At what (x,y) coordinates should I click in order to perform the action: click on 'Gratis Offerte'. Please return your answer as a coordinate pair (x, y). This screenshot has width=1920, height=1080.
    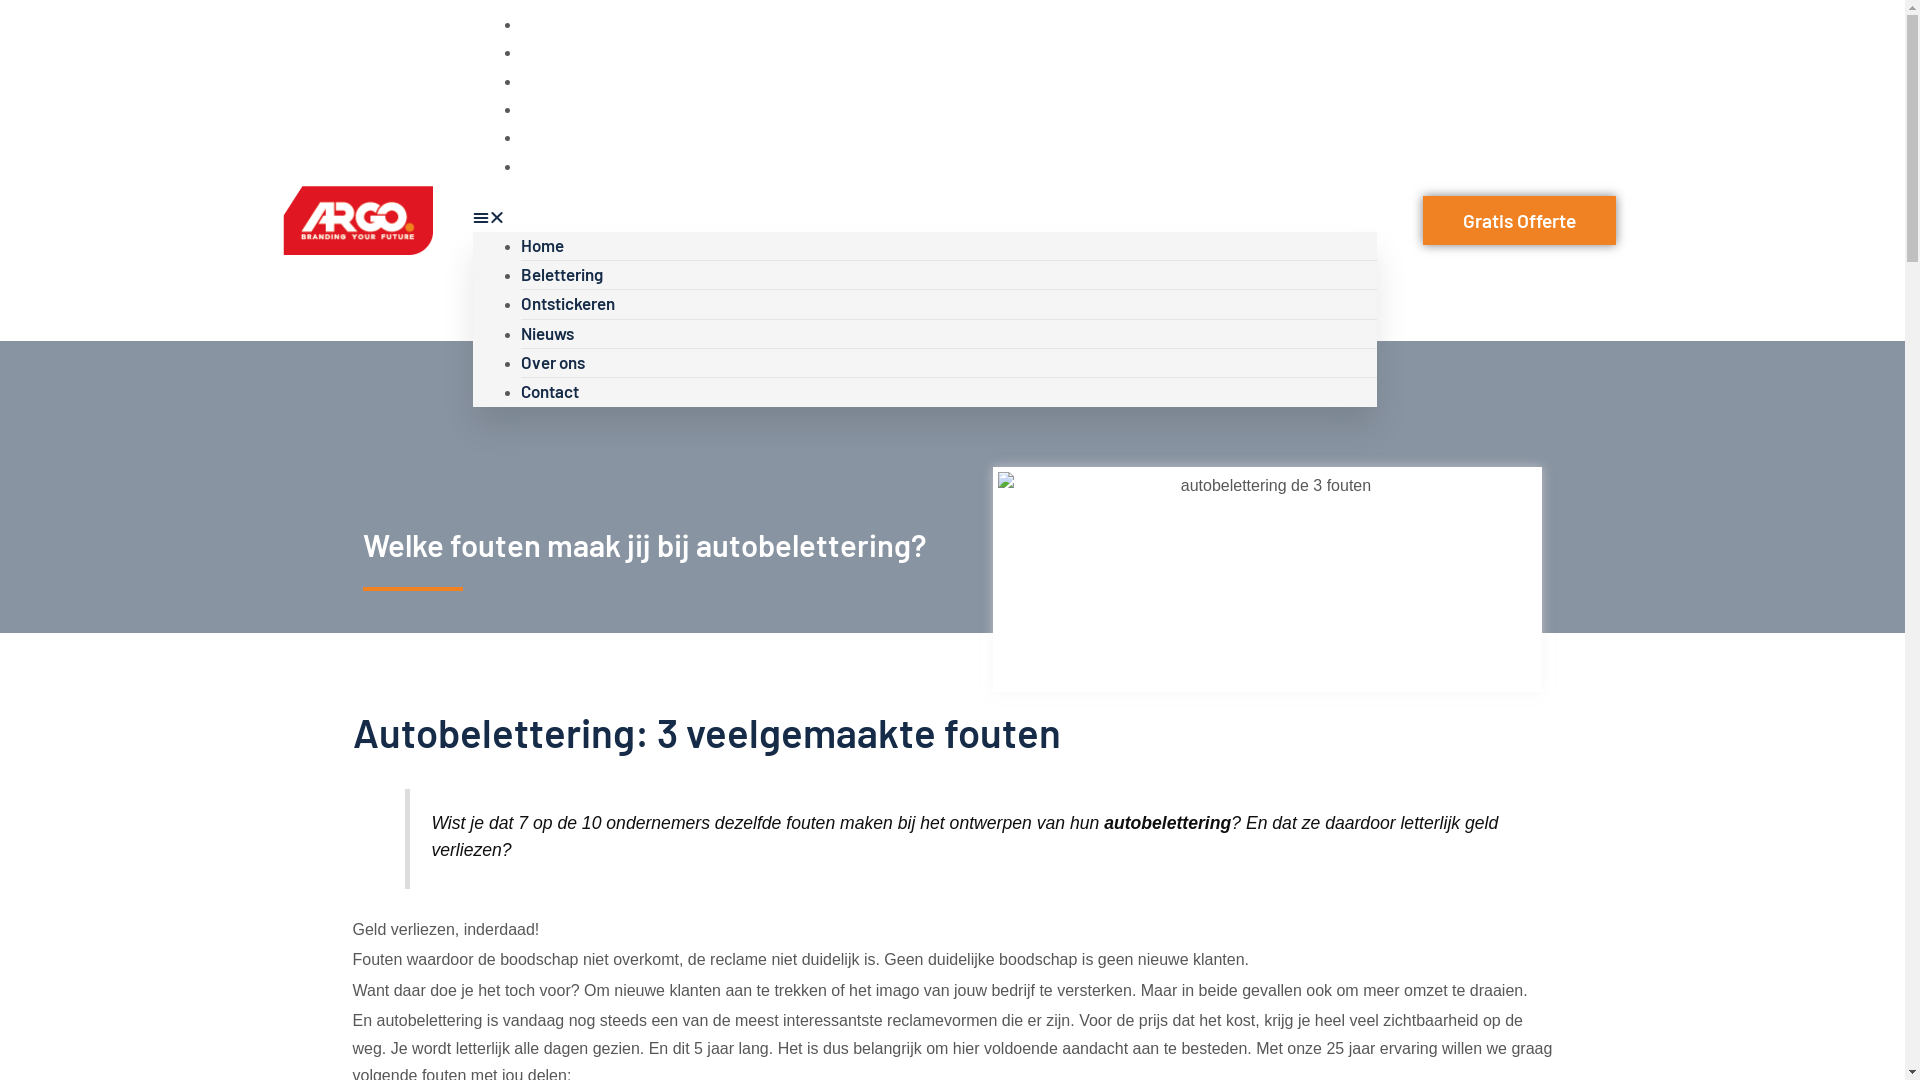
    Looking at the image, I should click on (1519, 220).